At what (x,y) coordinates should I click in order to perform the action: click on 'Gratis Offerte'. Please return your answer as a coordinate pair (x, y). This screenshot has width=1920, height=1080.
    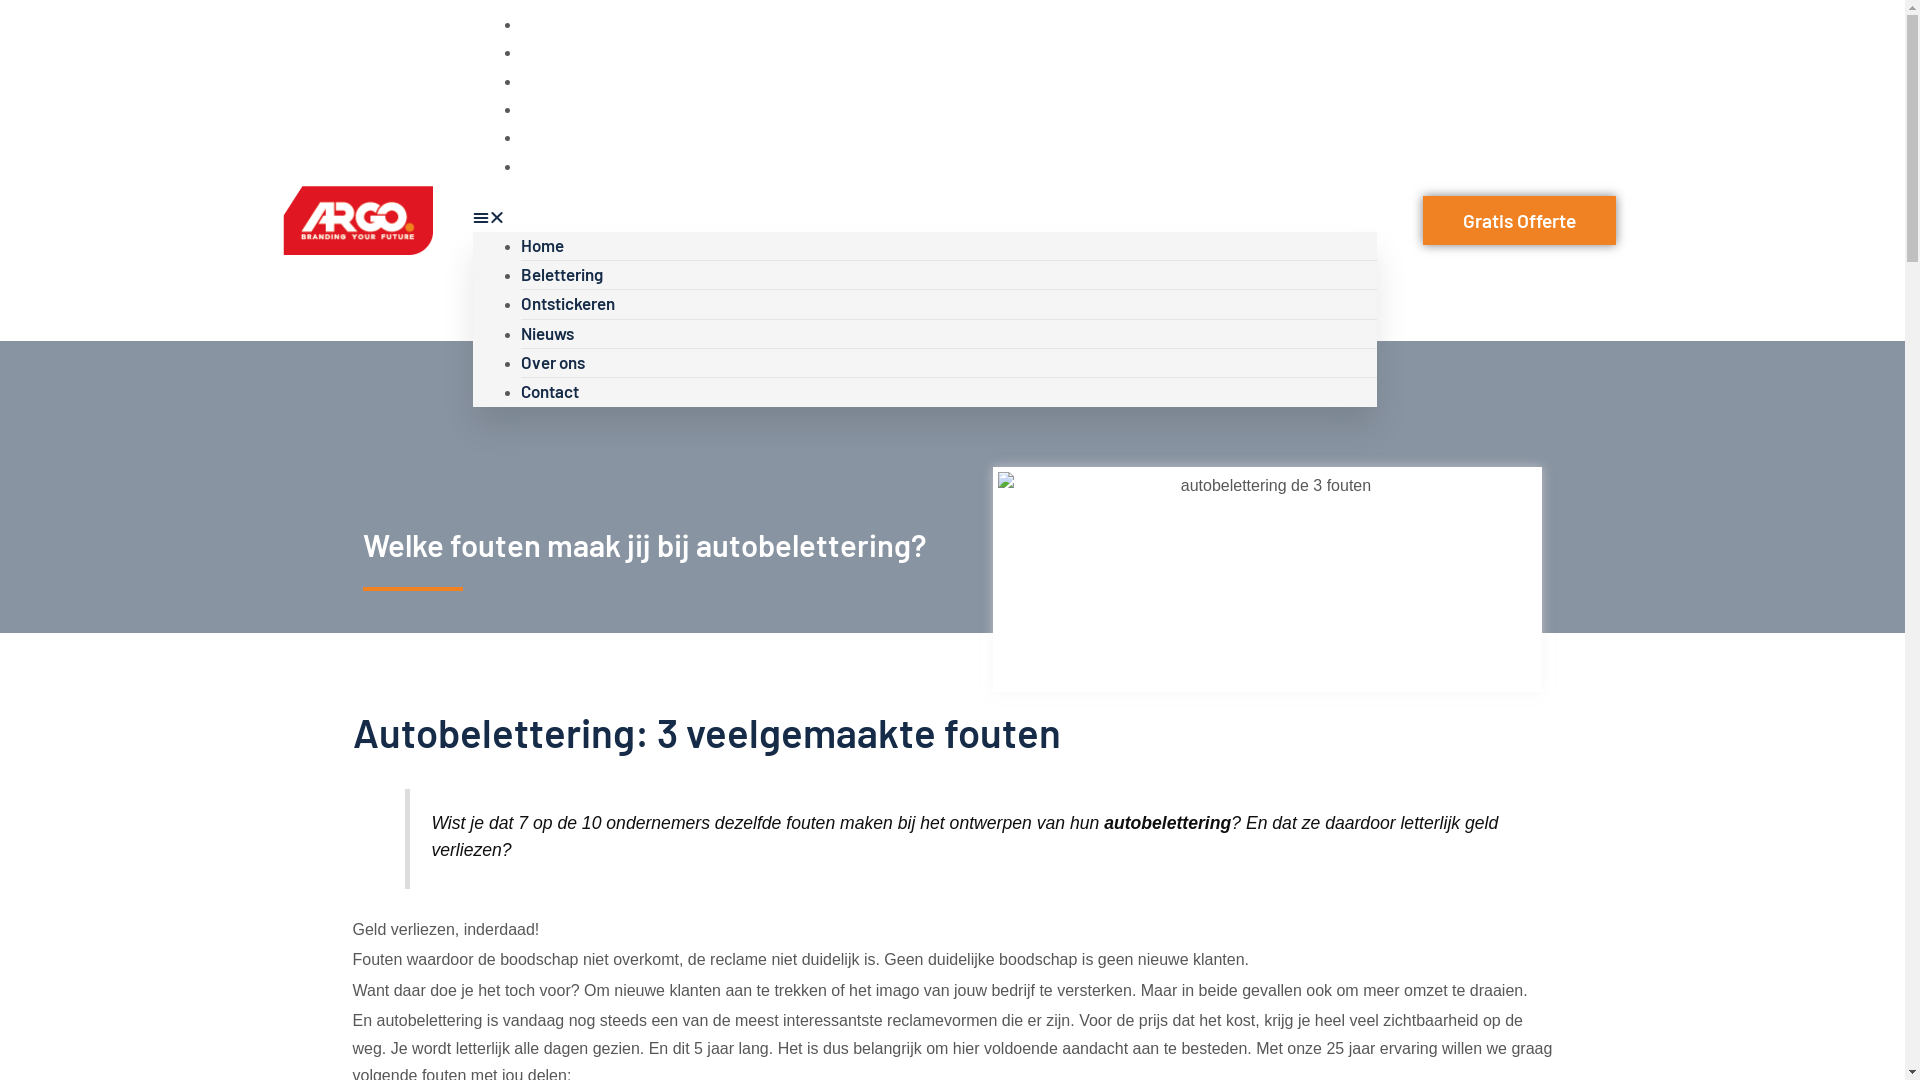
    Looking at the image, I should click on (1519, 220).